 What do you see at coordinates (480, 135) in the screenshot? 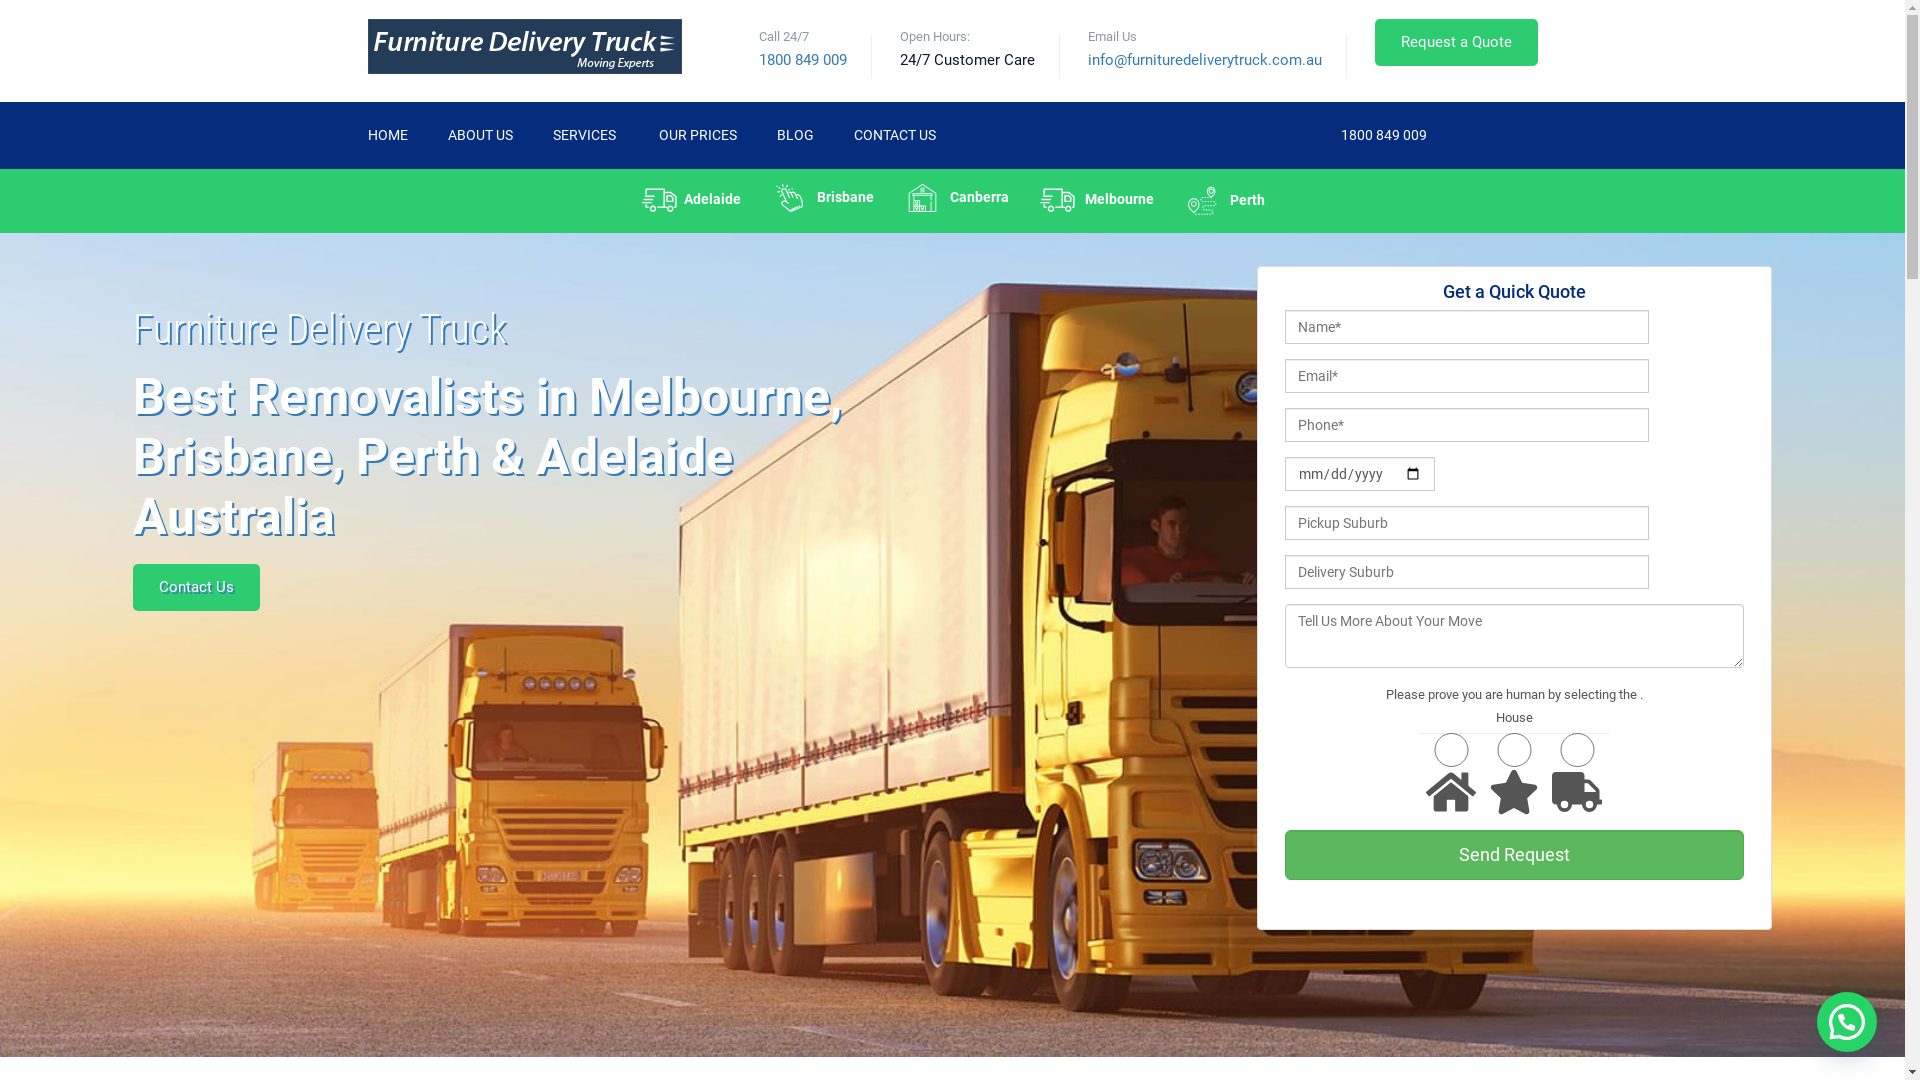
I see `'ABOUT US'` at bounding box center [480, 135].